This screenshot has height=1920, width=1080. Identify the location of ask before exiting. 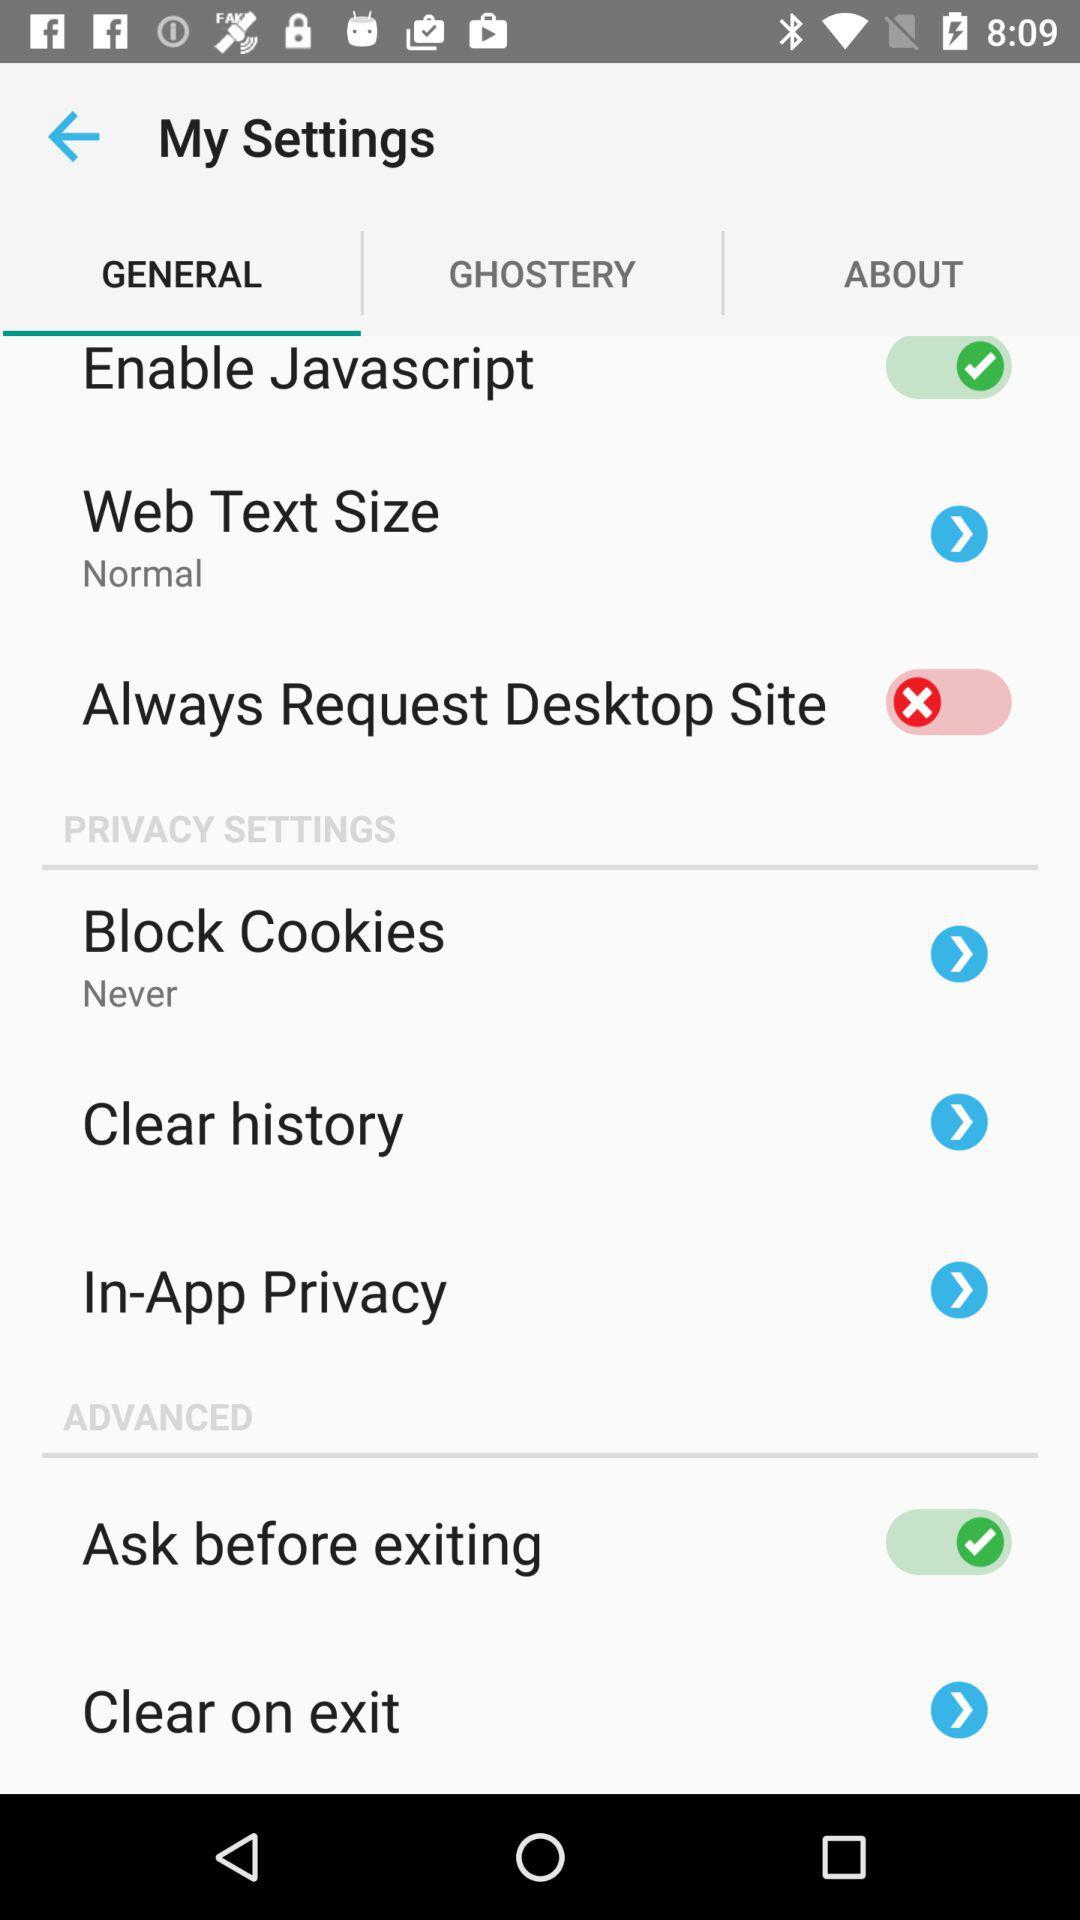
(947, 1540).